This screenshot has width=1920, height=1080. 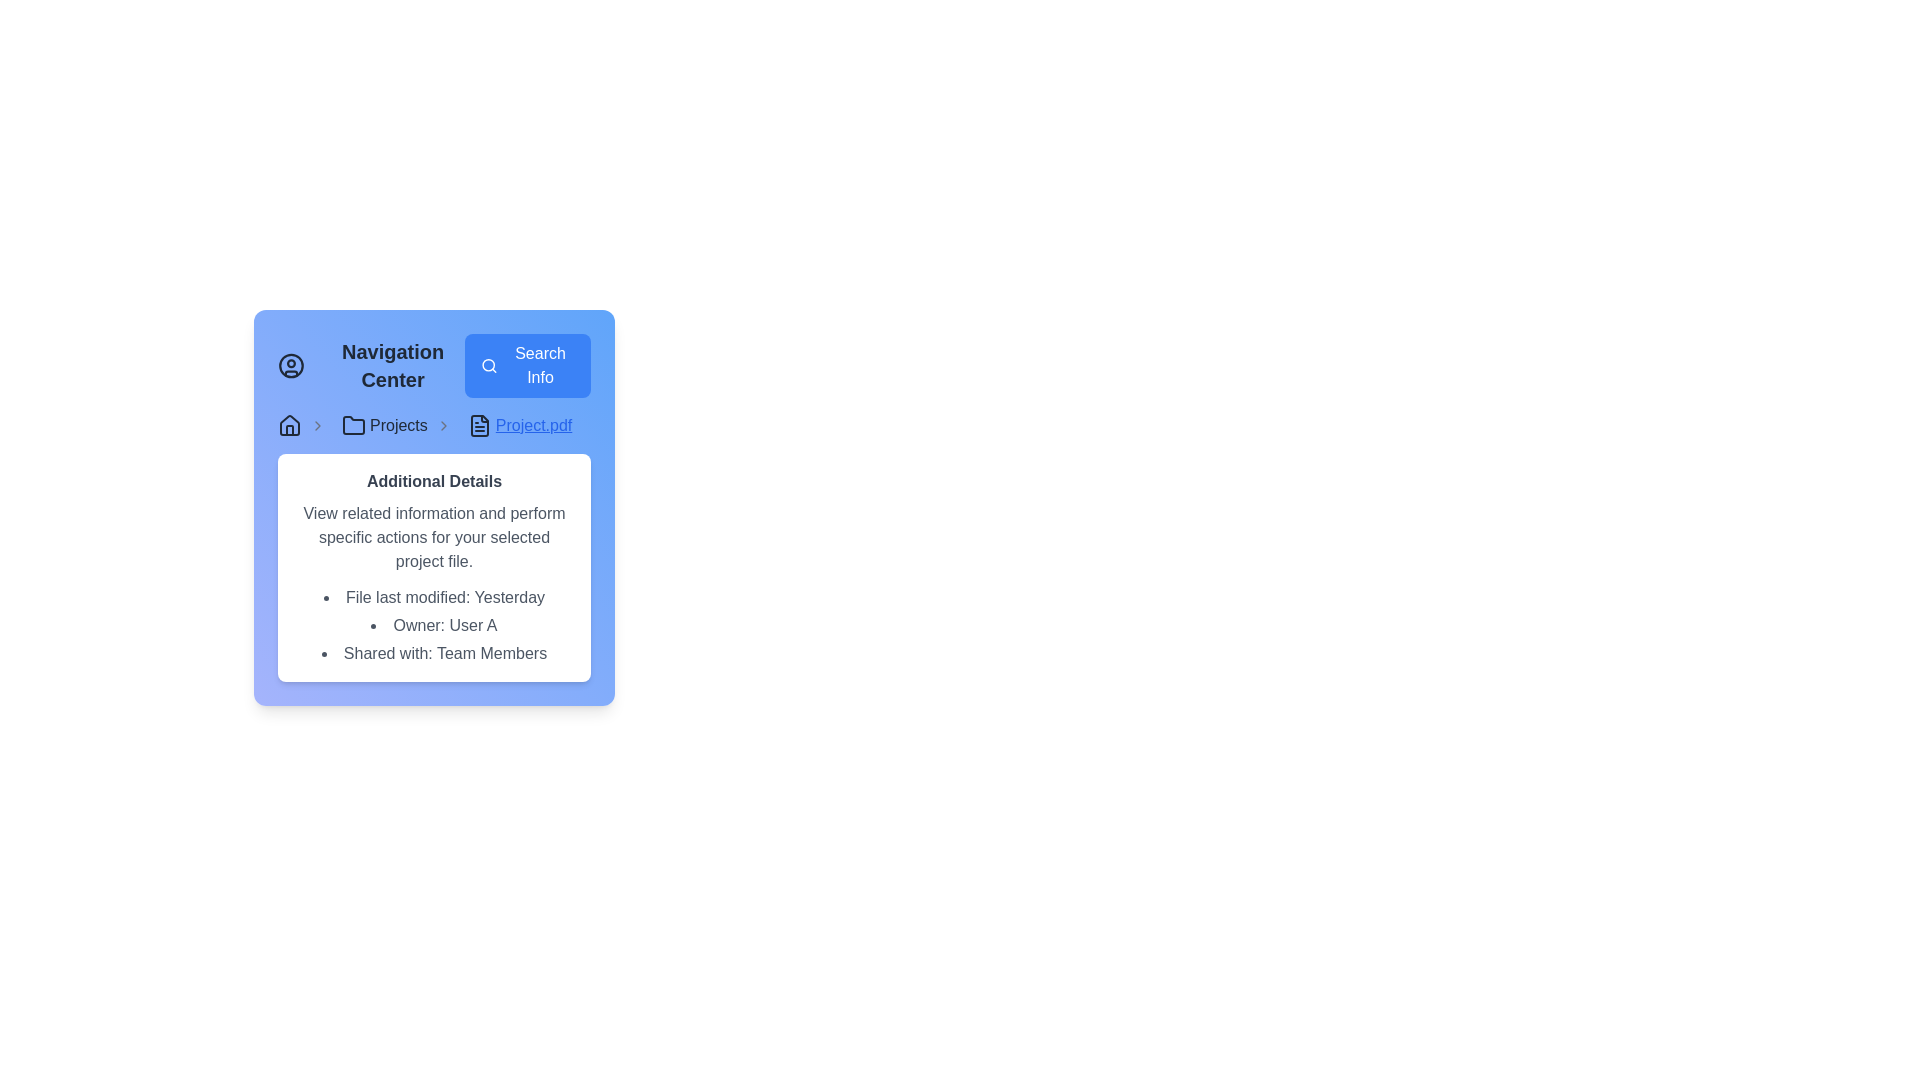 What do you see at coordinates (354, 424) in the screenshot?
I see `the folder icon styled as an outline with rounded corners, located at the beginning of the breadcrumb navigation bar before the label 'Projects'` at bounding box center [354, 424].